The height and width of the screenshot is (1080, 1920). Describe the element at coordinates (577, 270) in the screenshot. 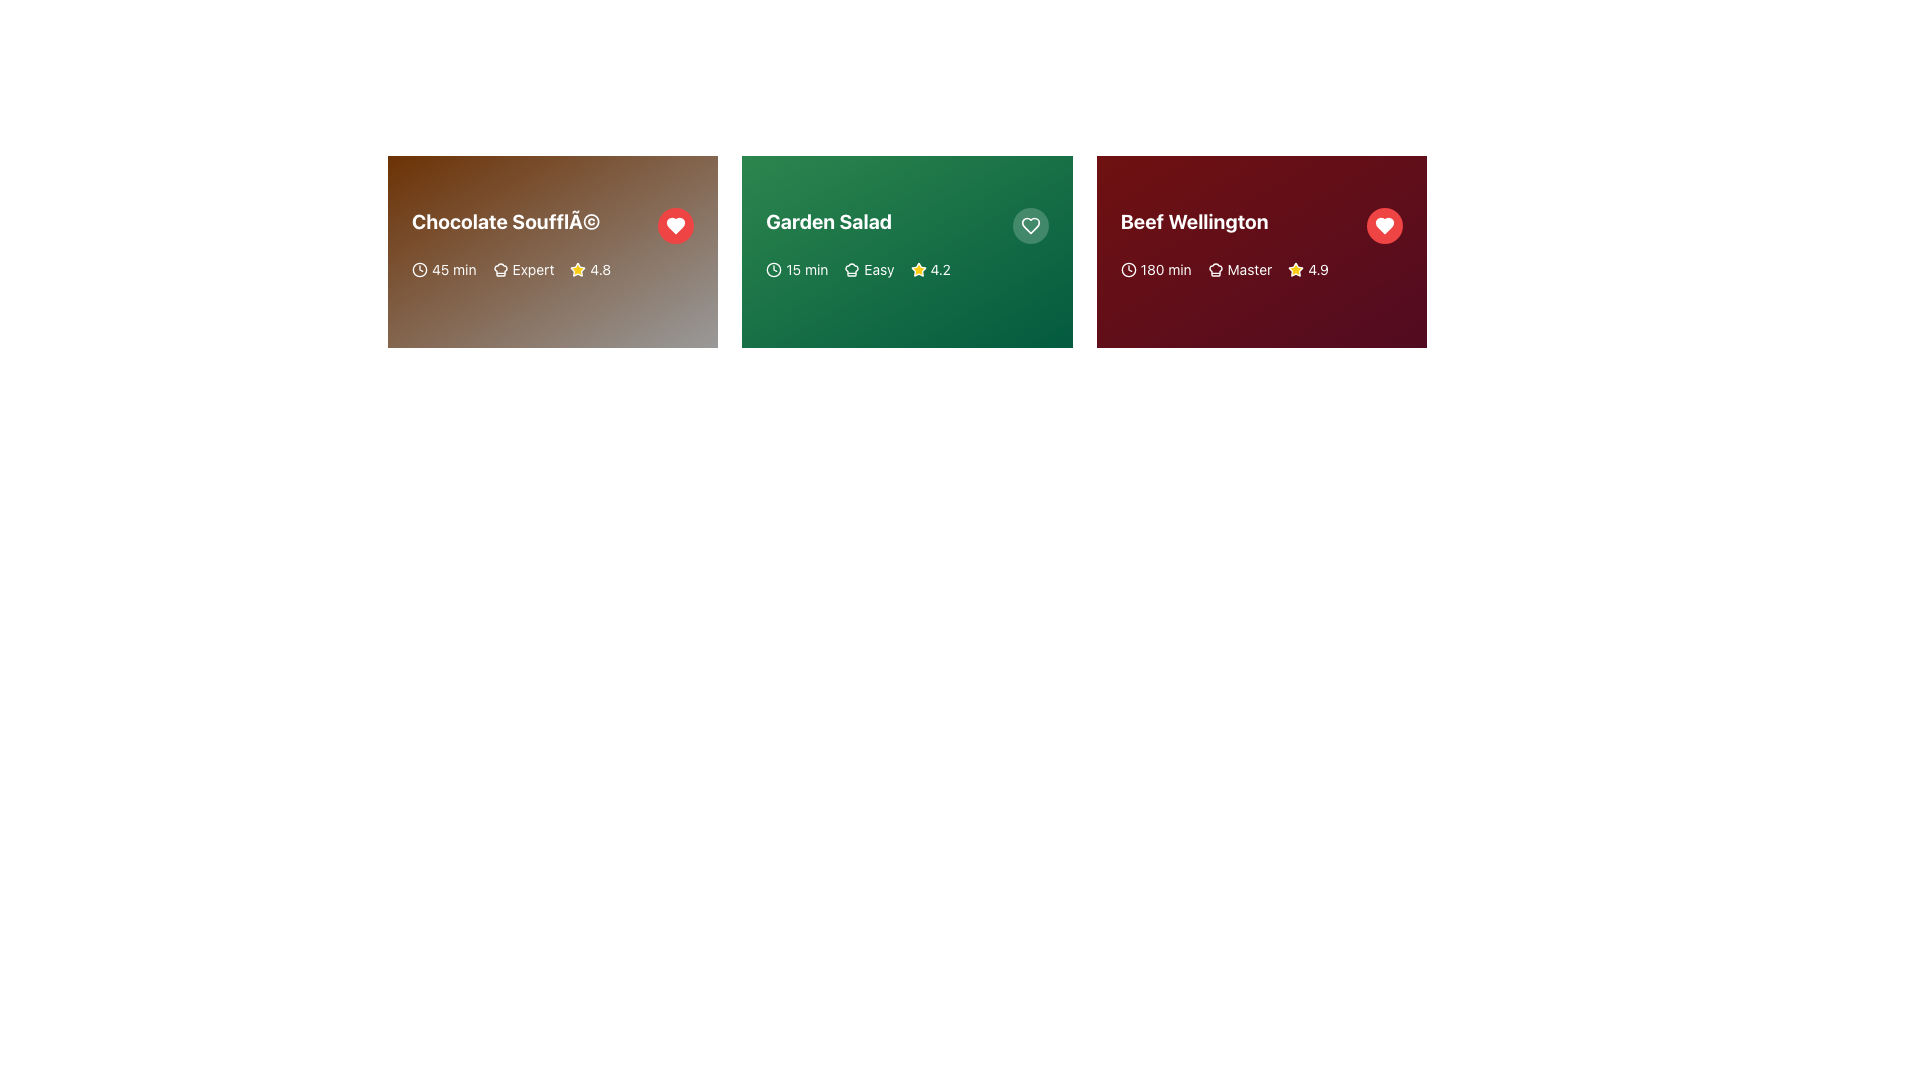

I see `the star icon representing the rating of 'Chocolate Soufflé', which is located to the left of the numerical rating '4.8'` at that location.